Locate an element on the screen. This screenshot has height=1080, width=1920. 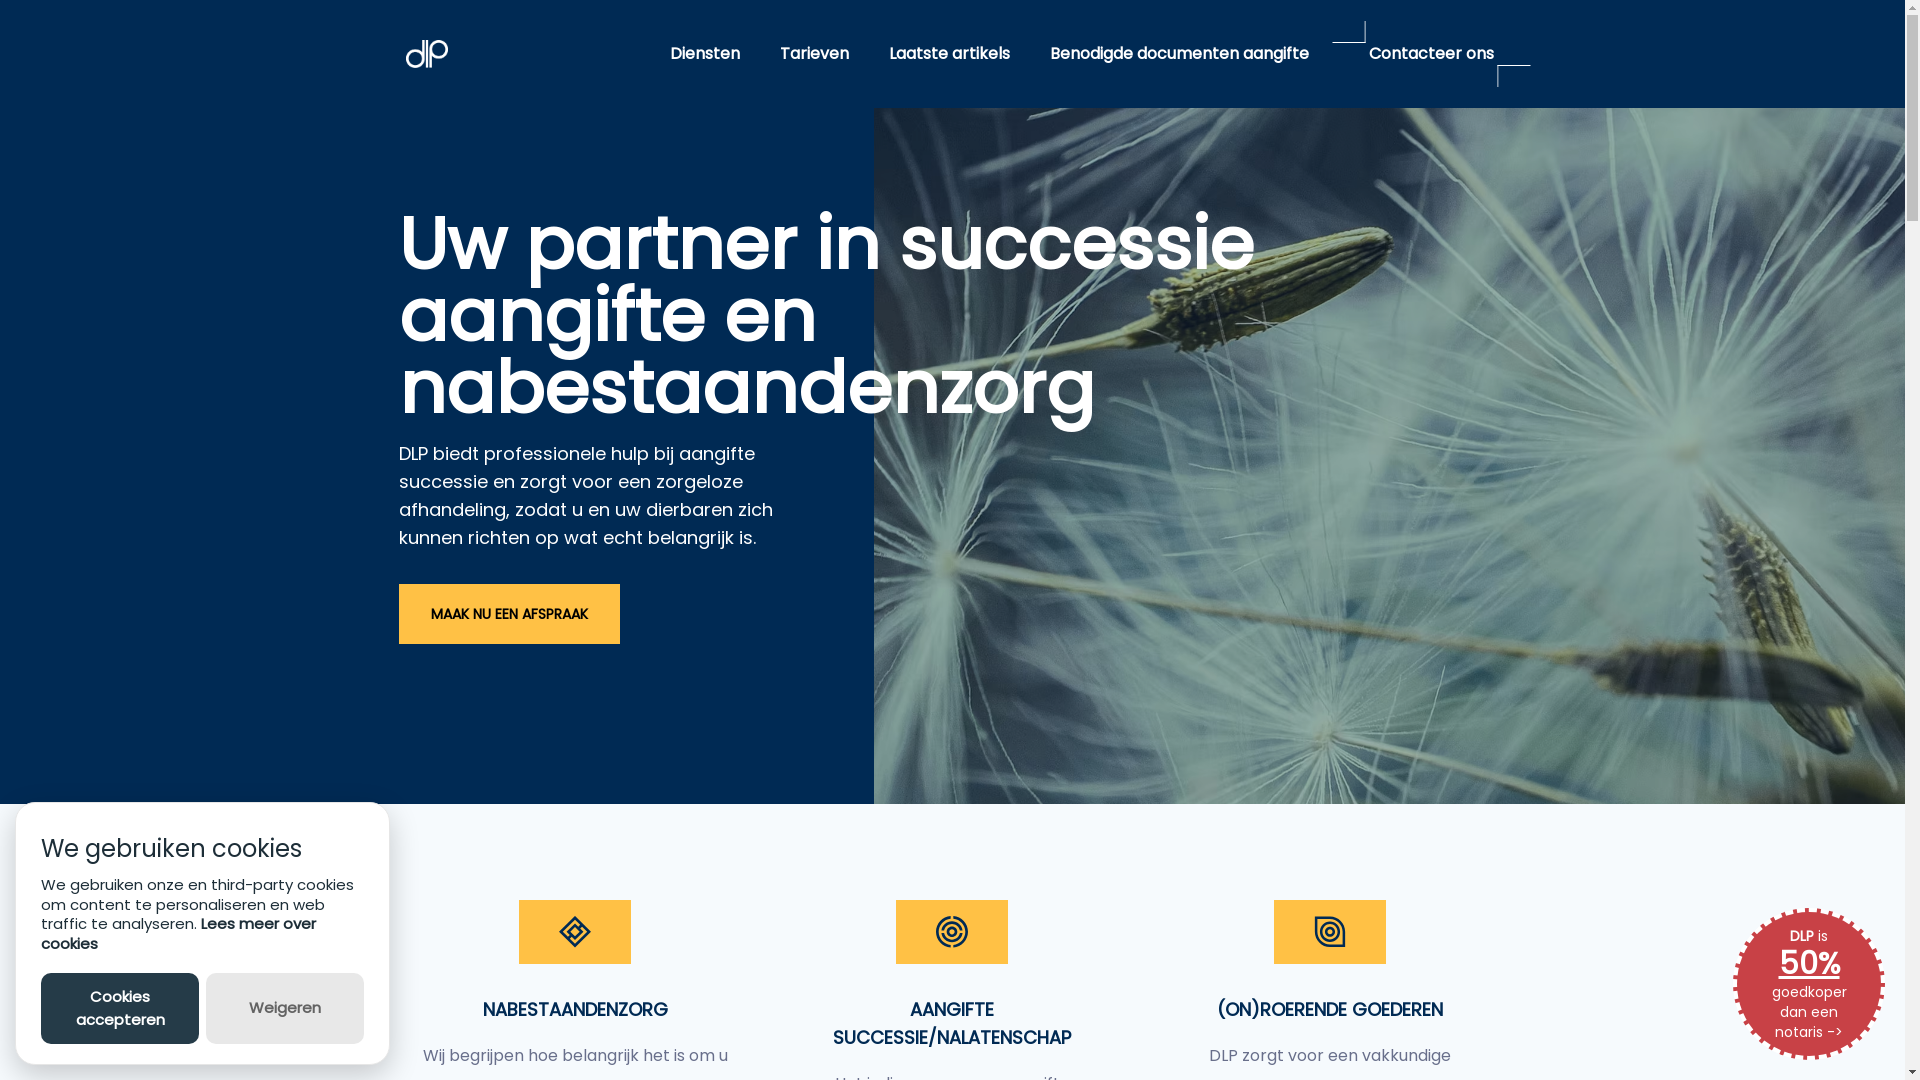
'Contacteer ons' is located at coordinates (1348, 53).